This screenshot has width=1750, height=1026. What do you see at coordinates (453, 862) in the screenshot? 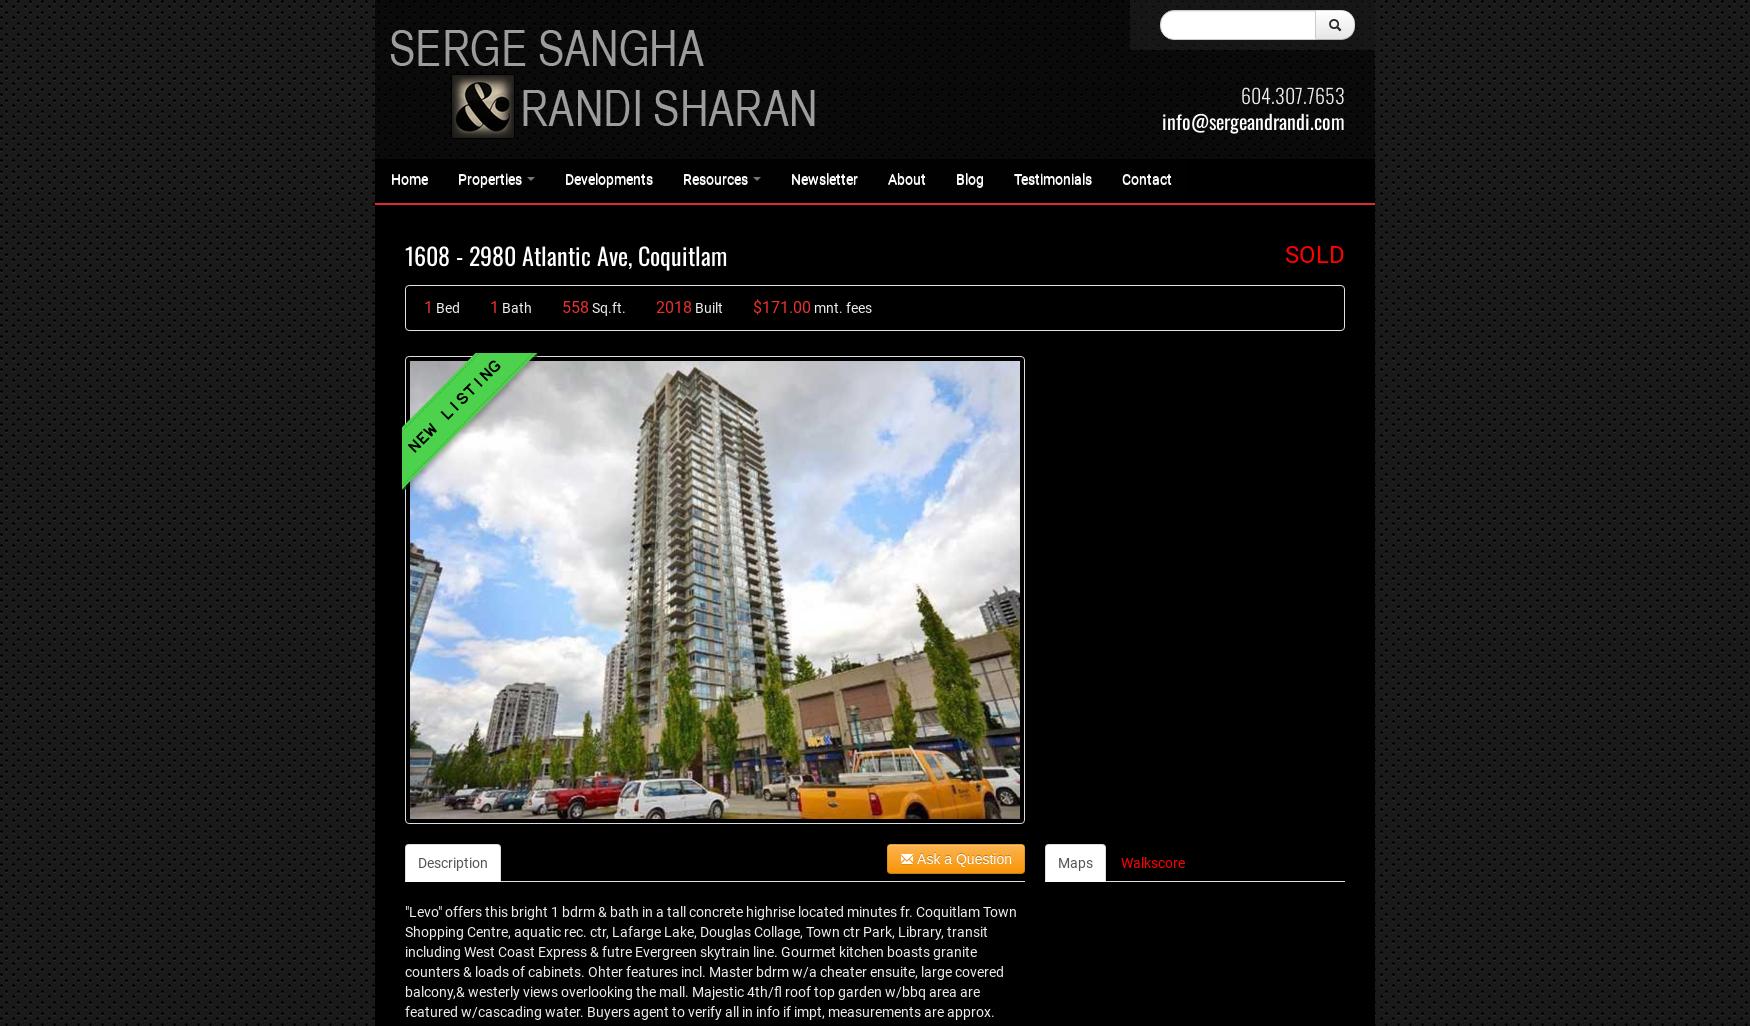
I see `'Description'` at bounding box center [453, 862].